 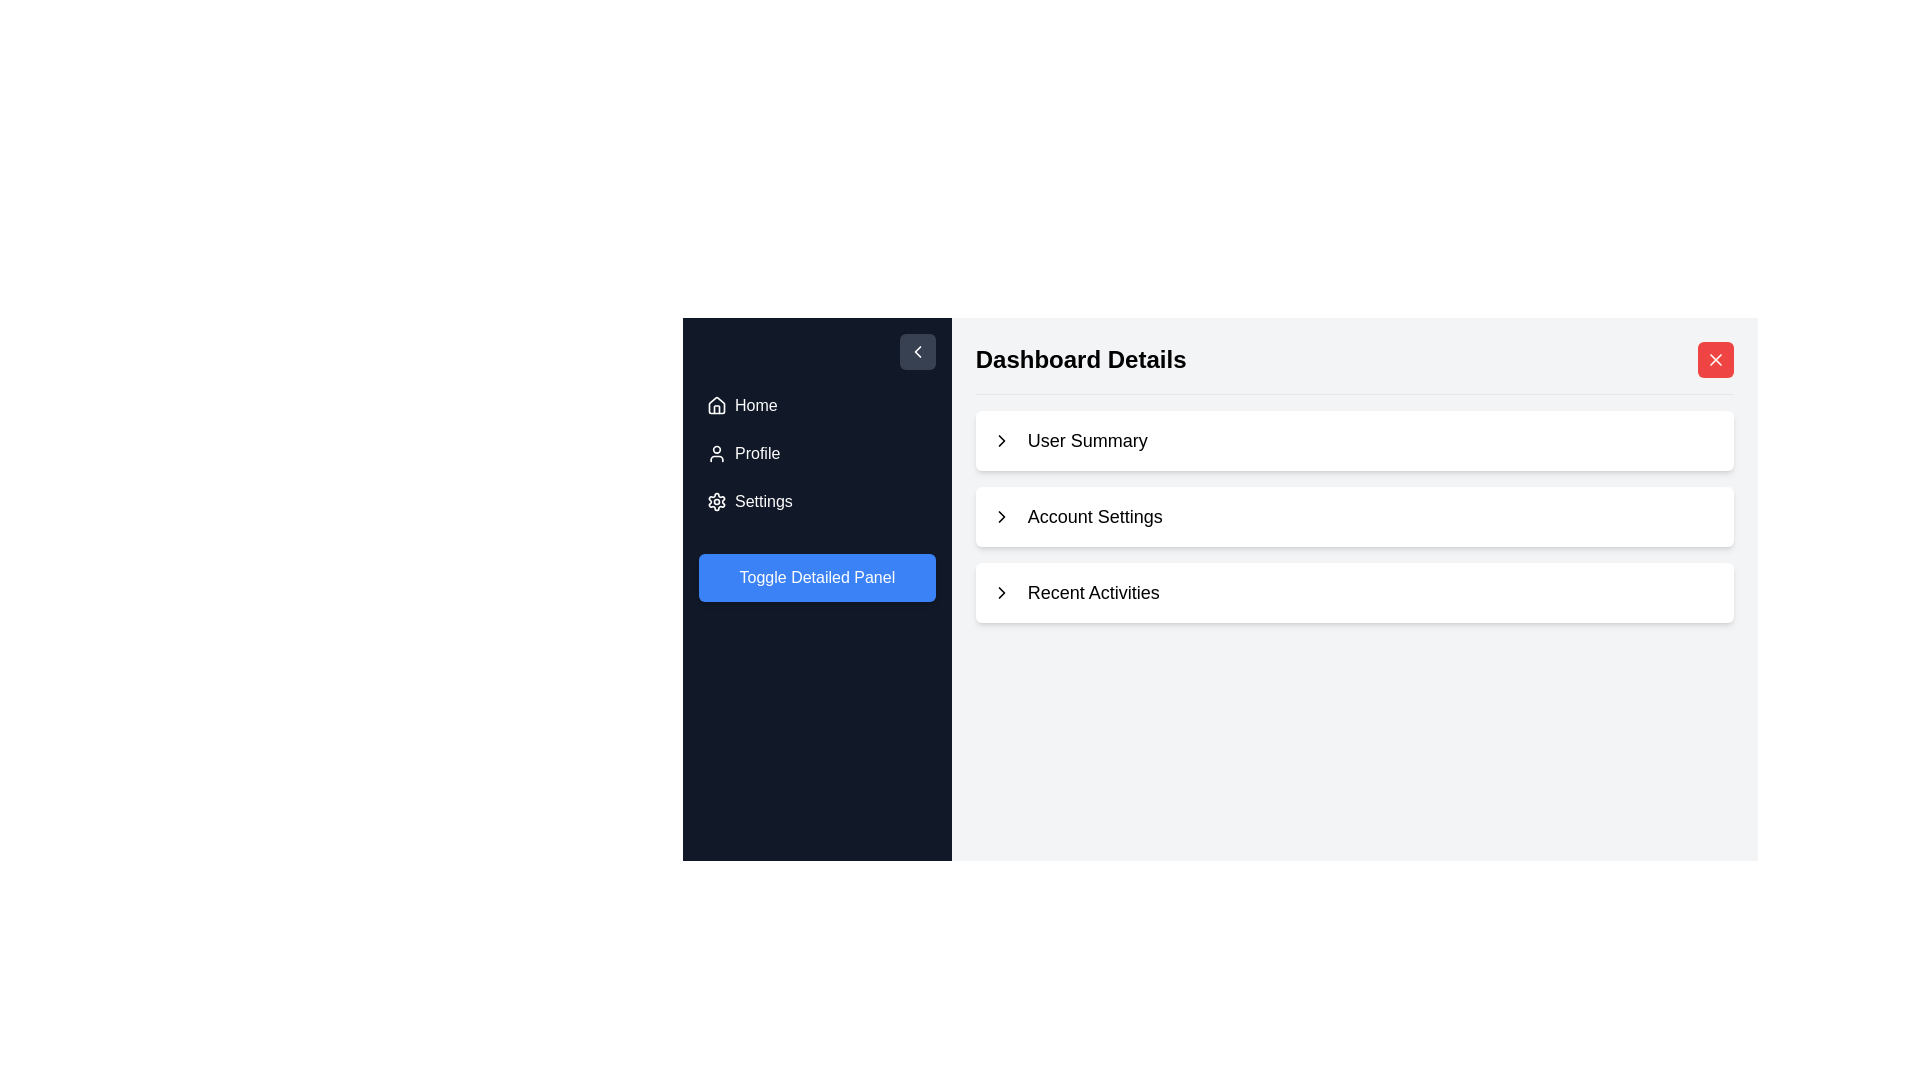 I want to click on the stylized graphical depiction of a house that forms the upper portion of the home icon in the left sidebar of the interface, so click(x=716, y=405).